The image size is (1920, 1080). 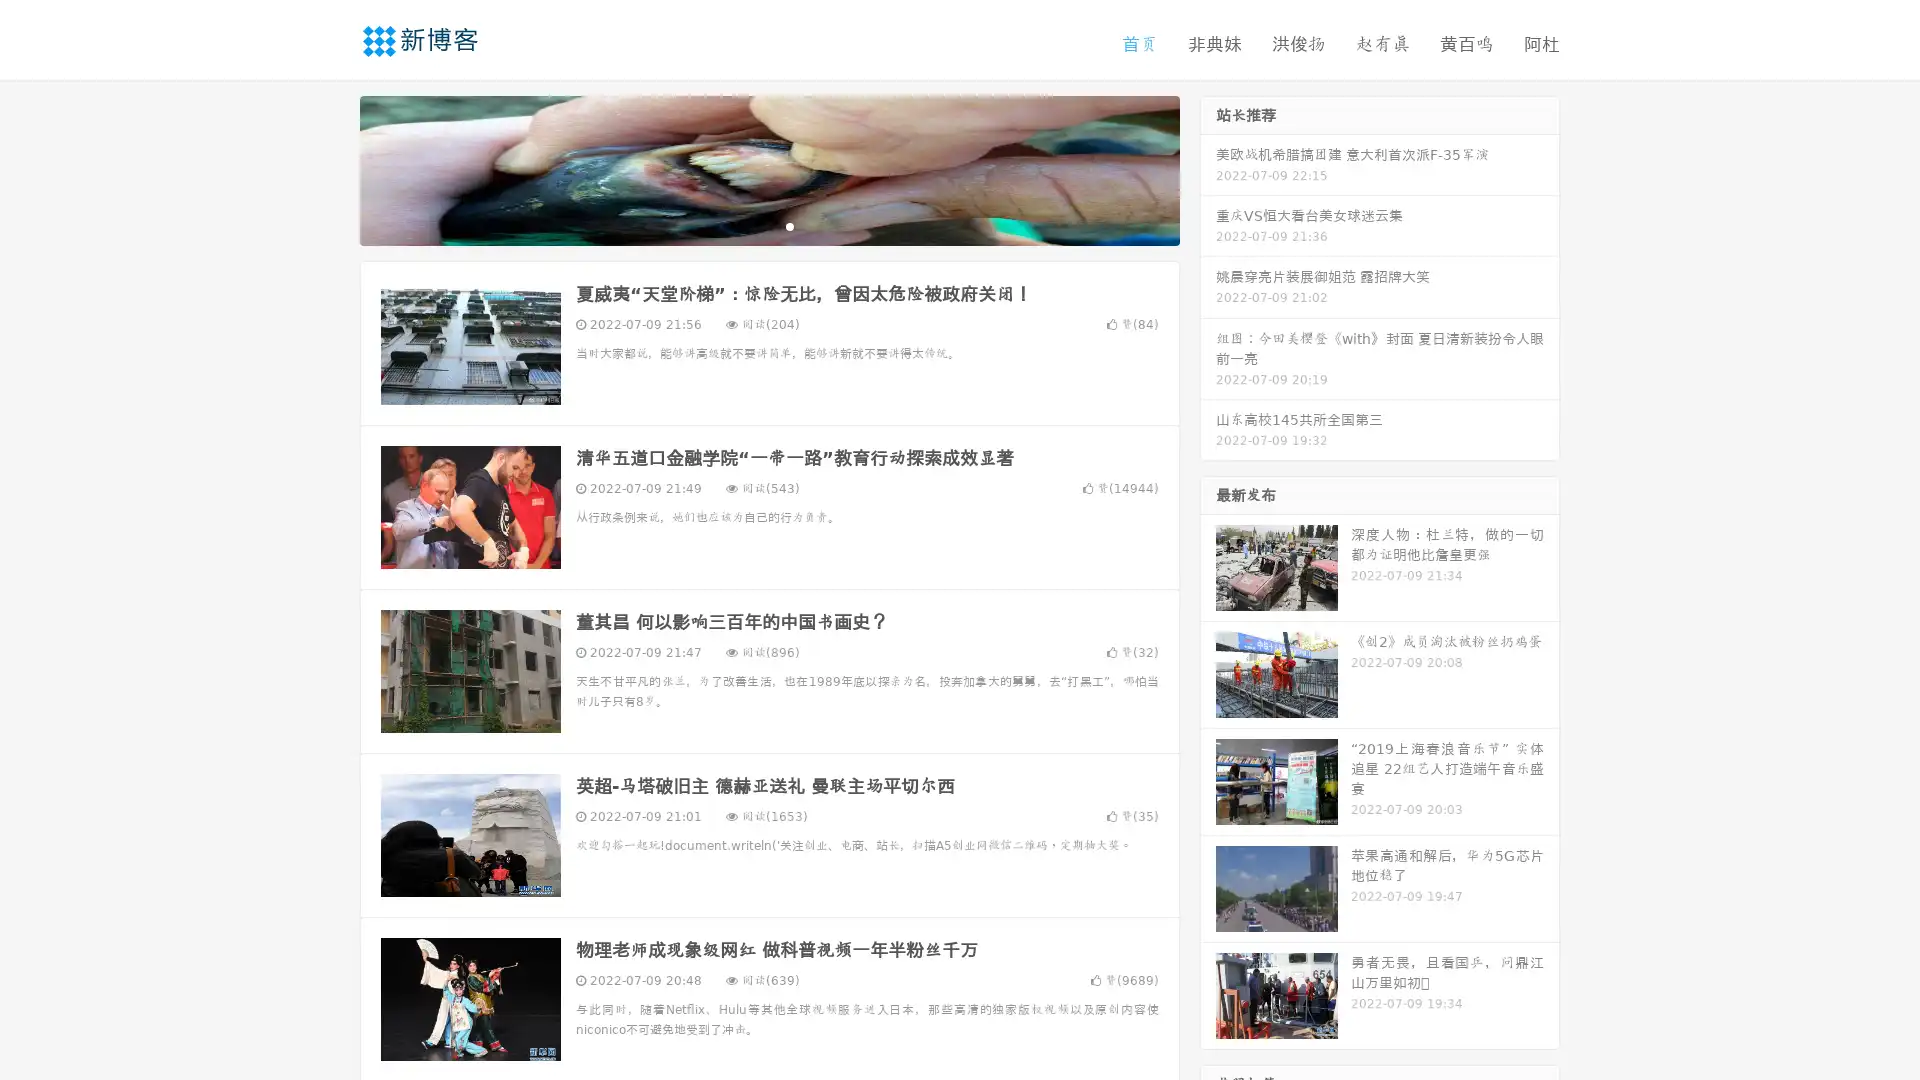 What do you see at coordinates (748, 225) in the screenshot?
I see `Go to slide 1` at bounding box center [748, 225].